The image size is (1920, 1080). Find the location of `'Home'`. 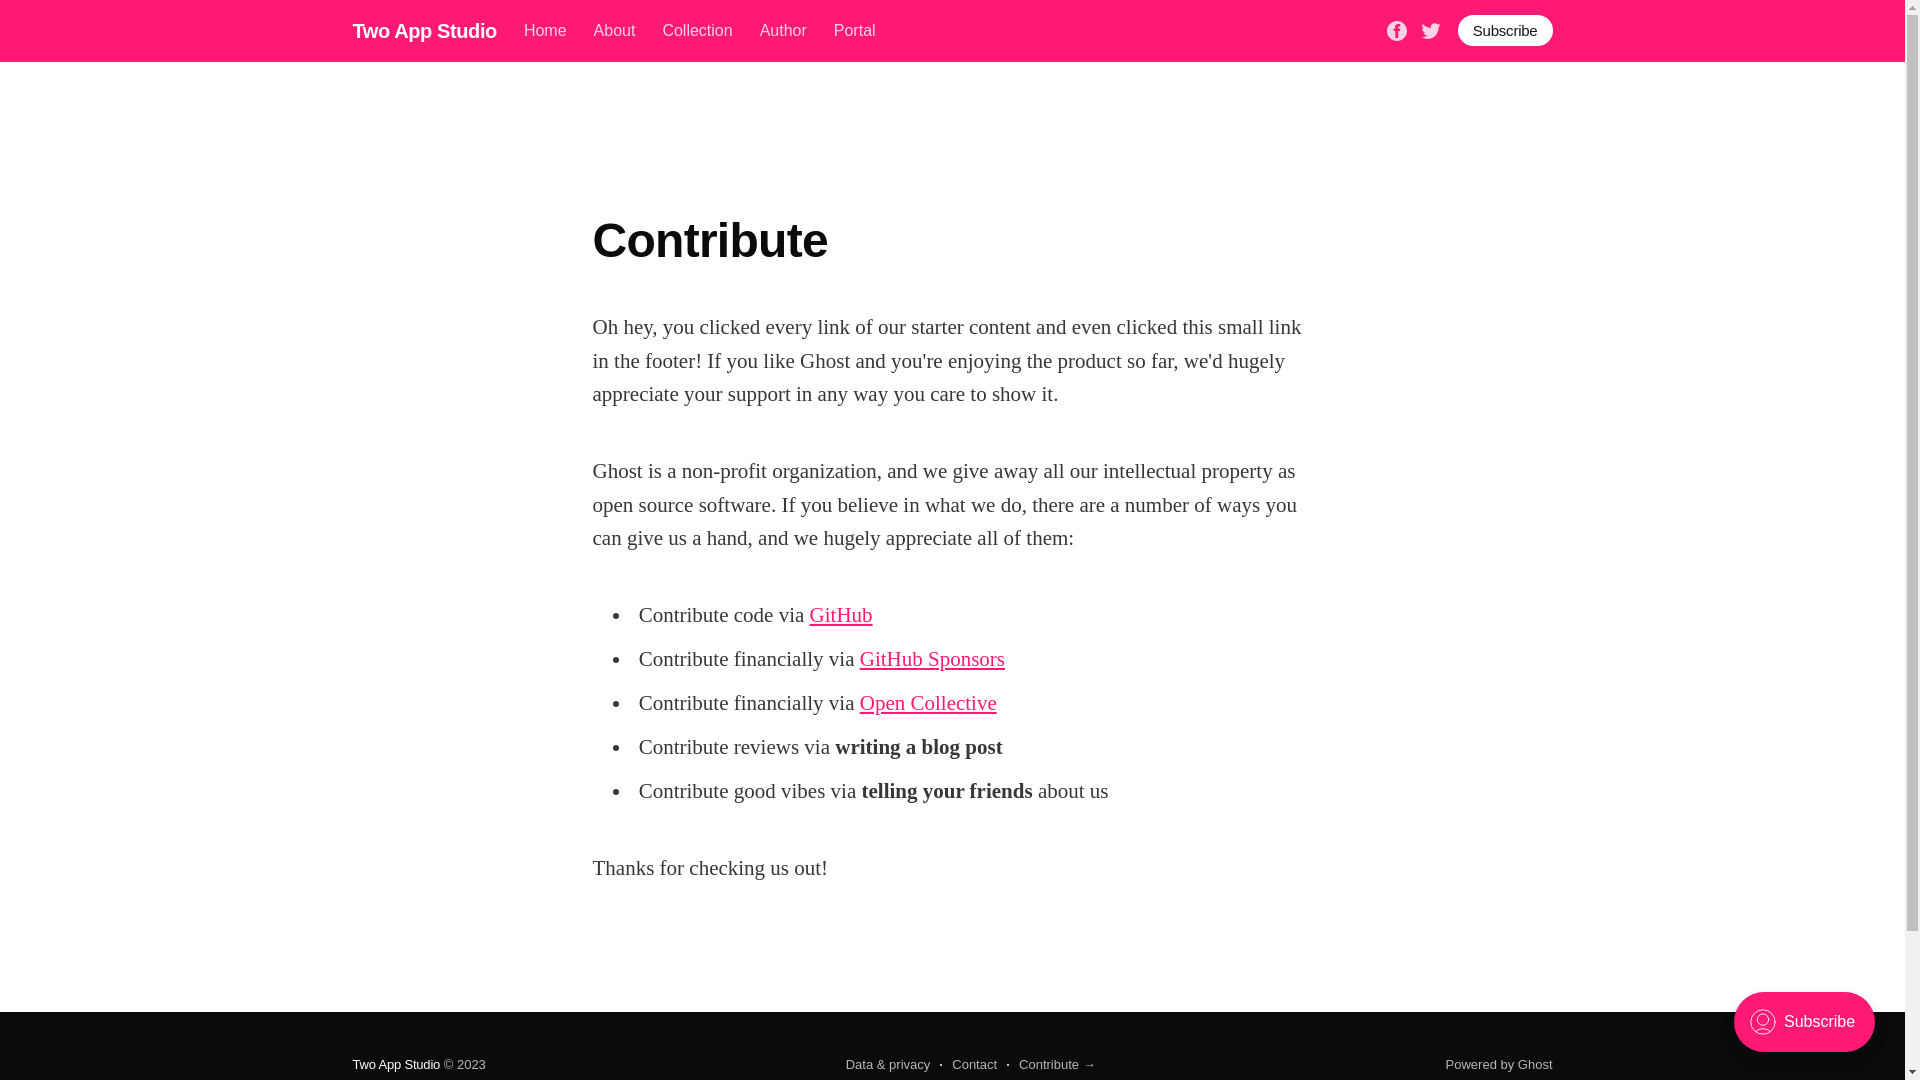

'Home' is located at coordinates (545, 30).